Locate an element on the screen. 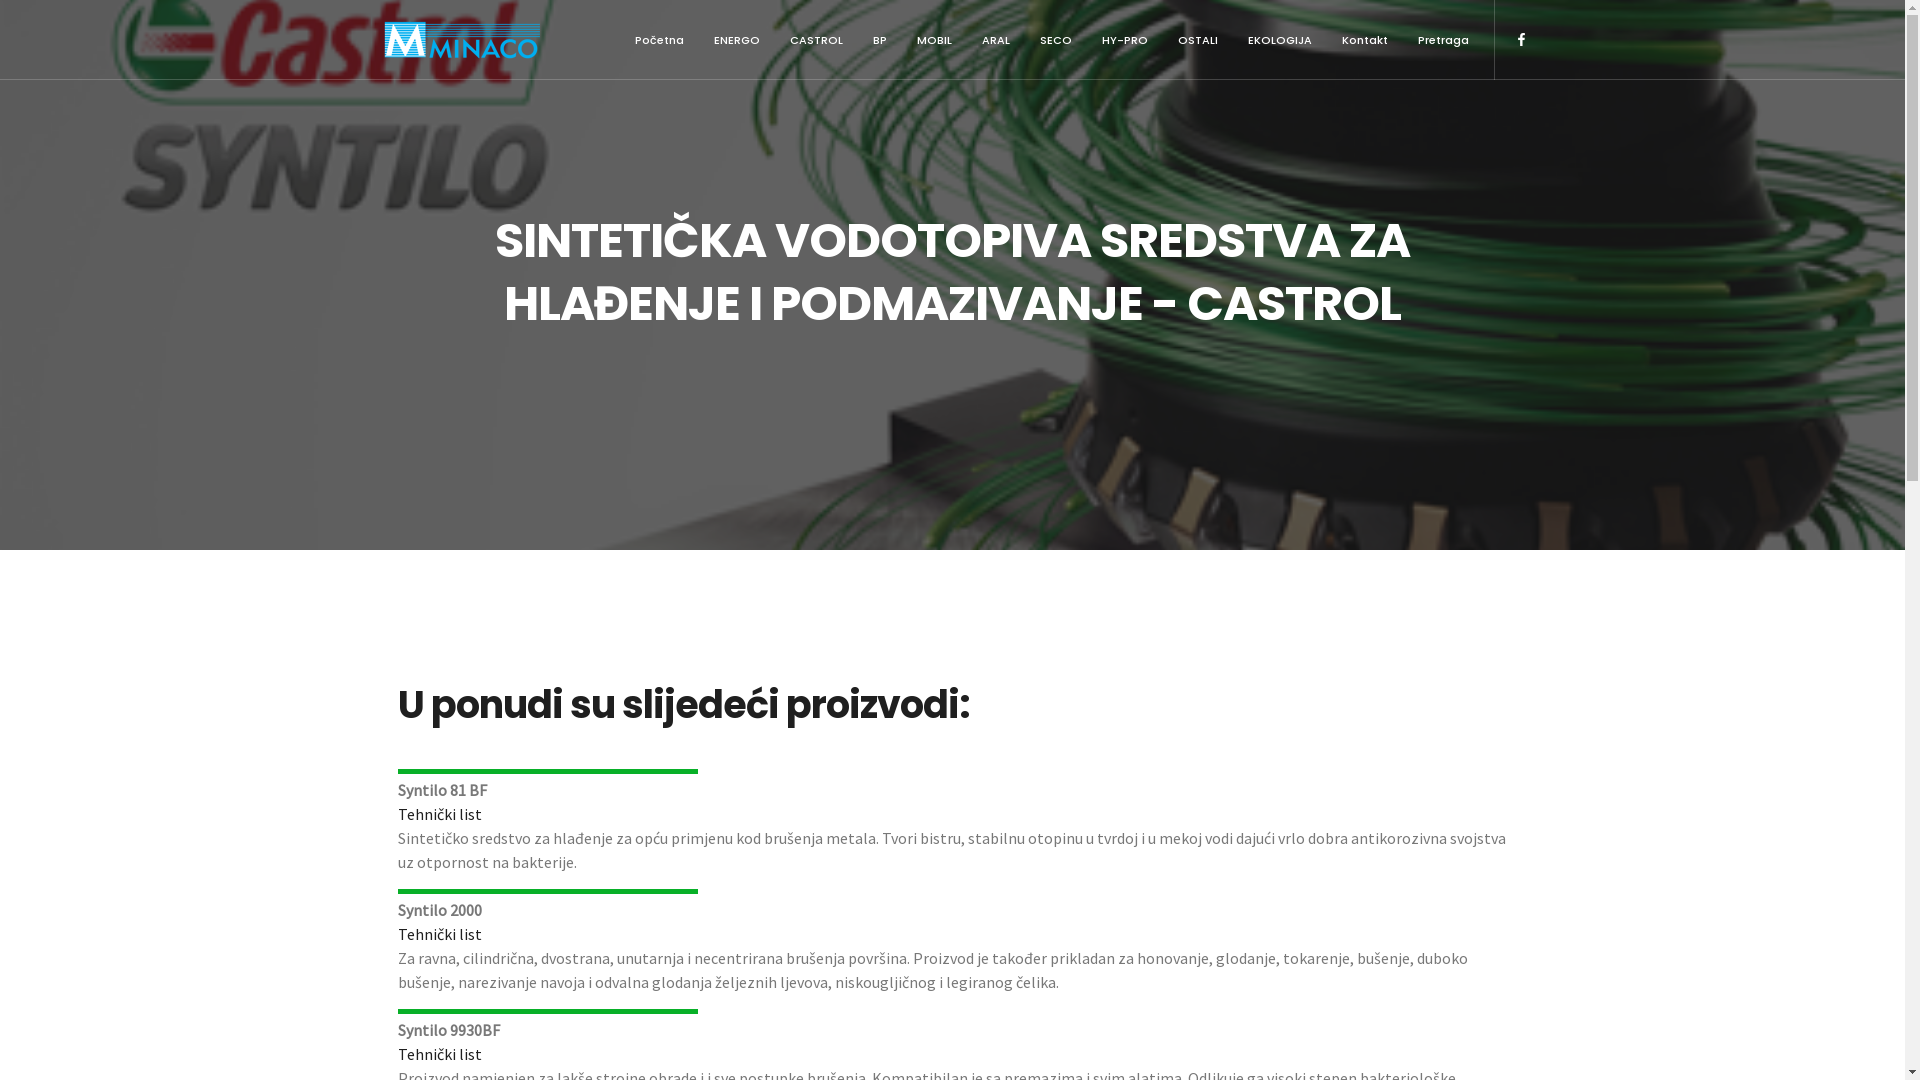  'MOBIL' is located at coordinates (933, 39).